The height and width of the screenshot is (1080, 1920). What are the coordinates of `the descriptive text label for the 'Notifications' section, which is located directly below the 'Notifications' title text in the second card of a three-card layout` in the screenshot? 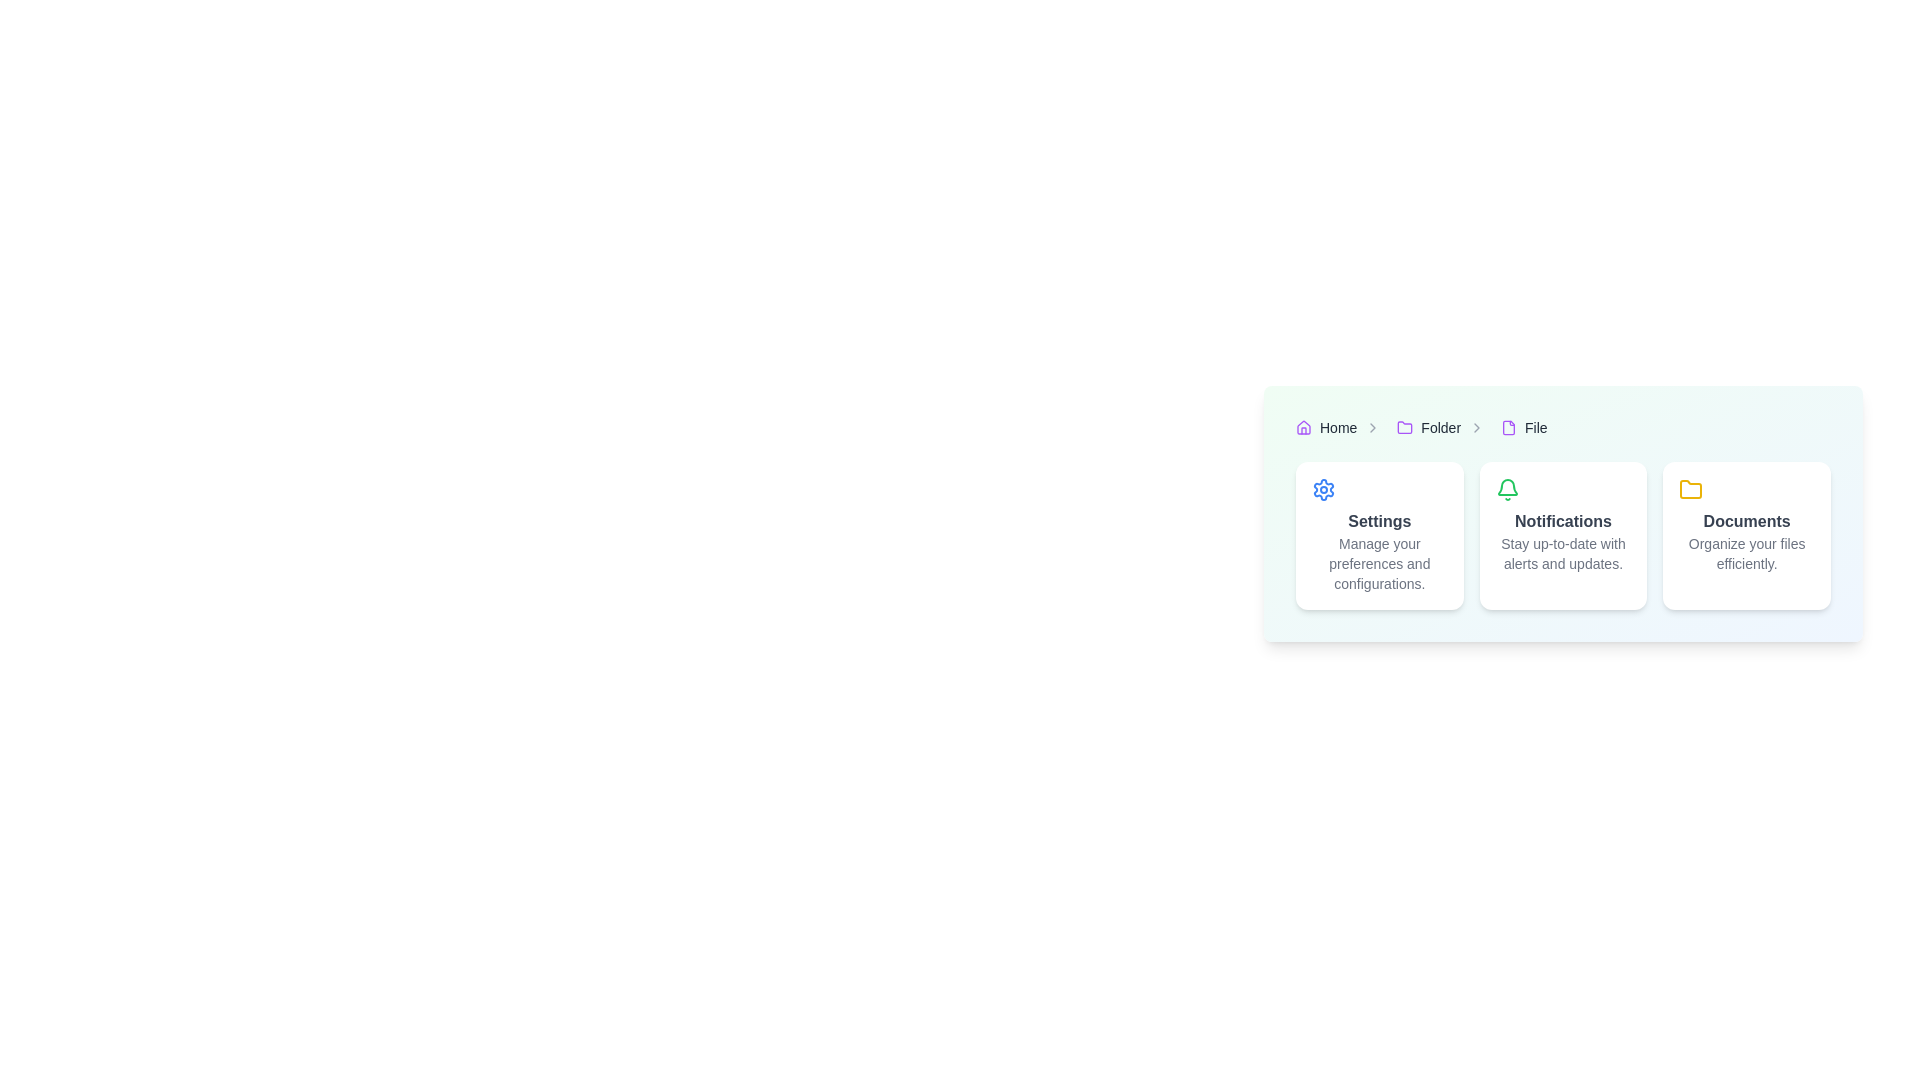 It's located at (1562, 554).